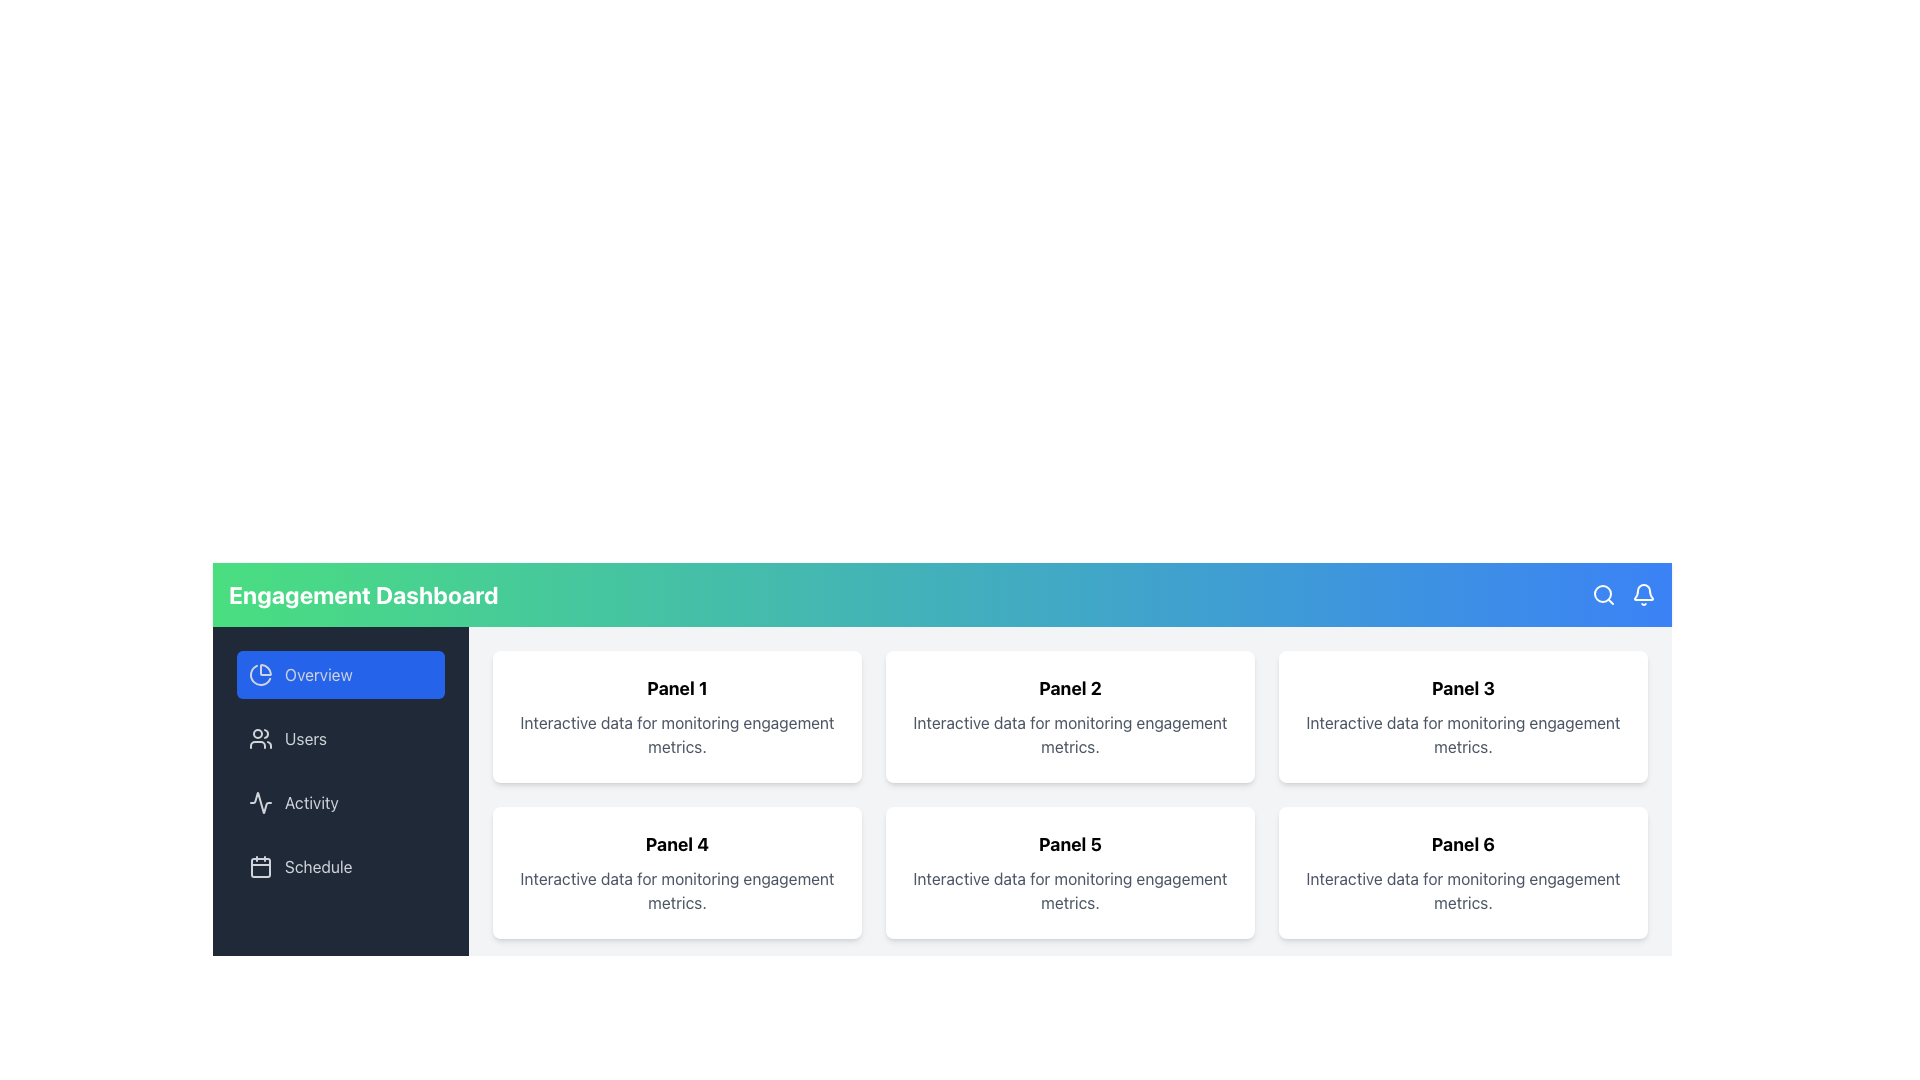 The image size is (1920, 1080). What do you see at coordinates (259, 675) in the screenshot?
I see `the pie chart icon located inside the blue button labeled 'Overview', which is positioned at the top of the vertical navigation menu` at bounding box center [259, 675].